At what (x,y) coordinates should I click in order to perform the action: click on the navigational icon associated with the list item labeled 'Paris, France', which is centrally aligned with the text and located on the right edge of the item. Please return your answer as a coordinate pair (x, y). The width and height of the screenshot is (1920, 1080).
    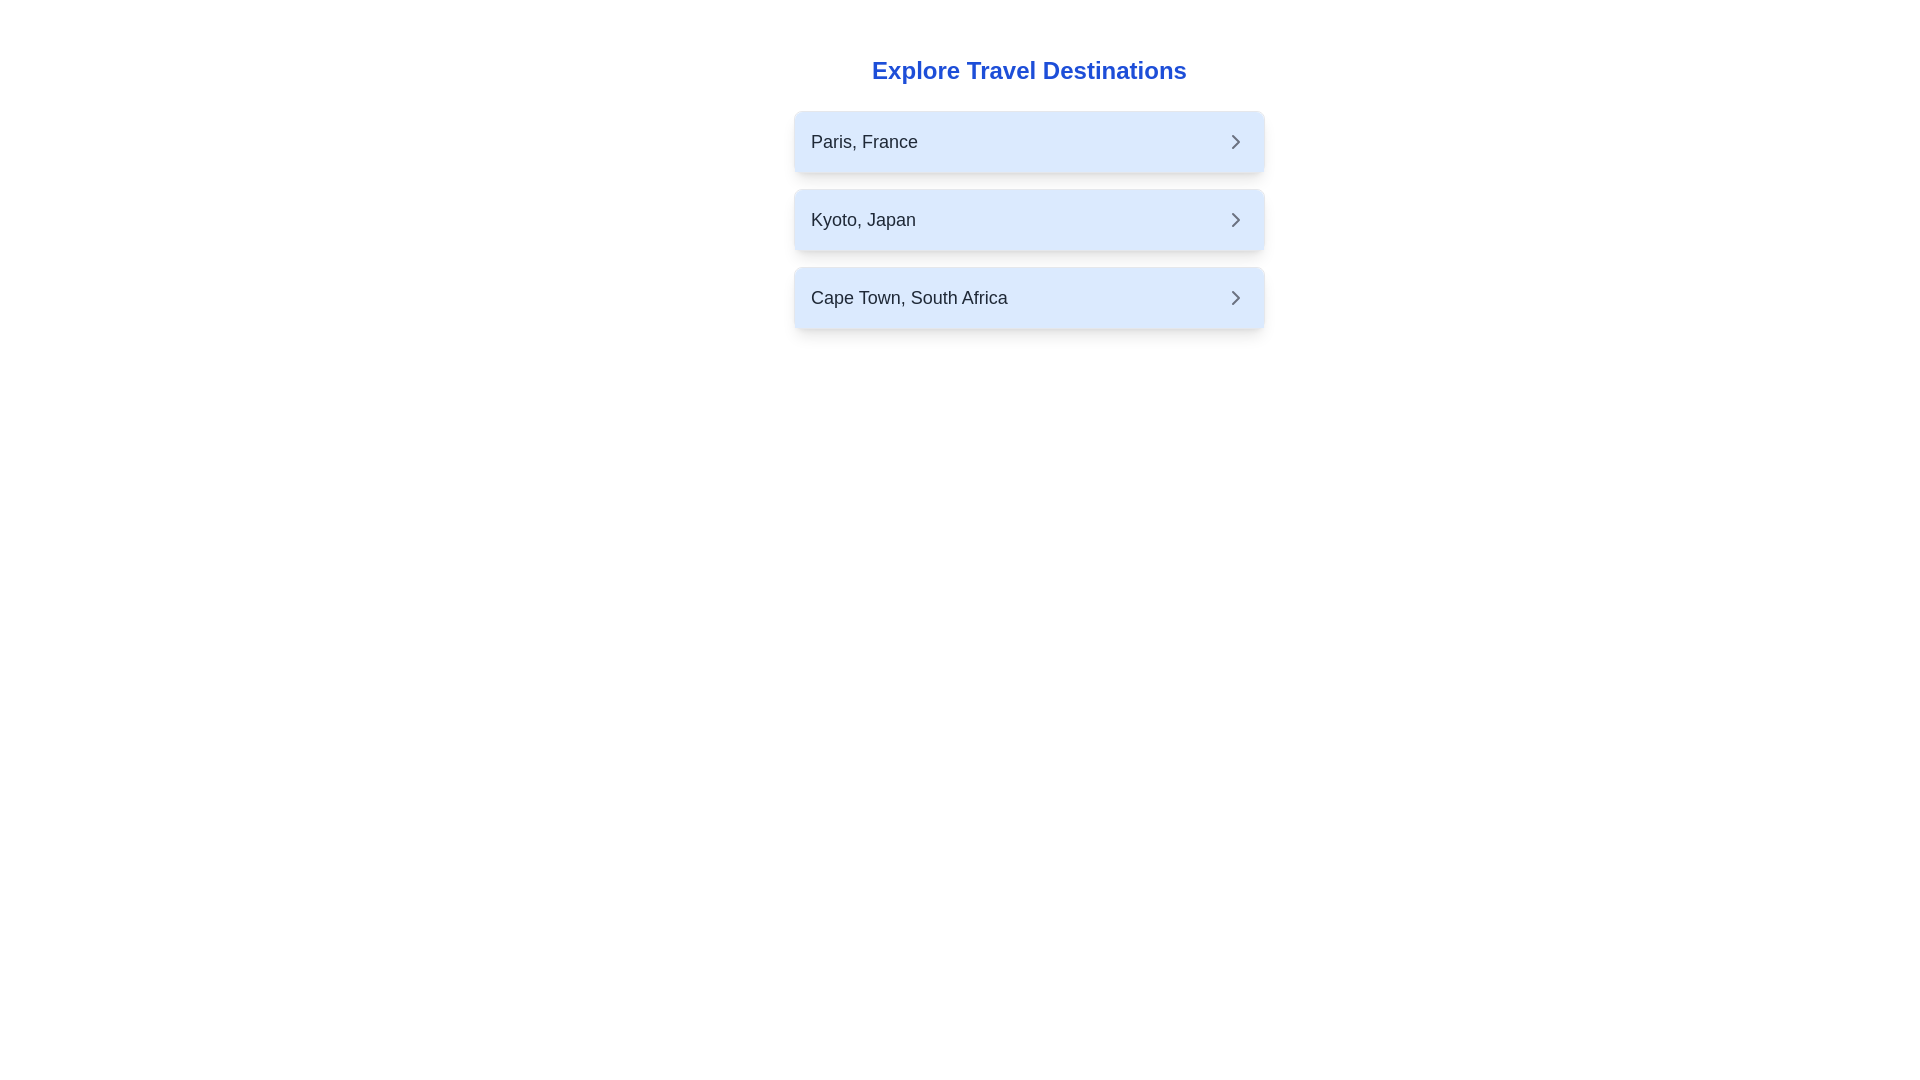
    Looking at the image, I should click on (1235, 141).